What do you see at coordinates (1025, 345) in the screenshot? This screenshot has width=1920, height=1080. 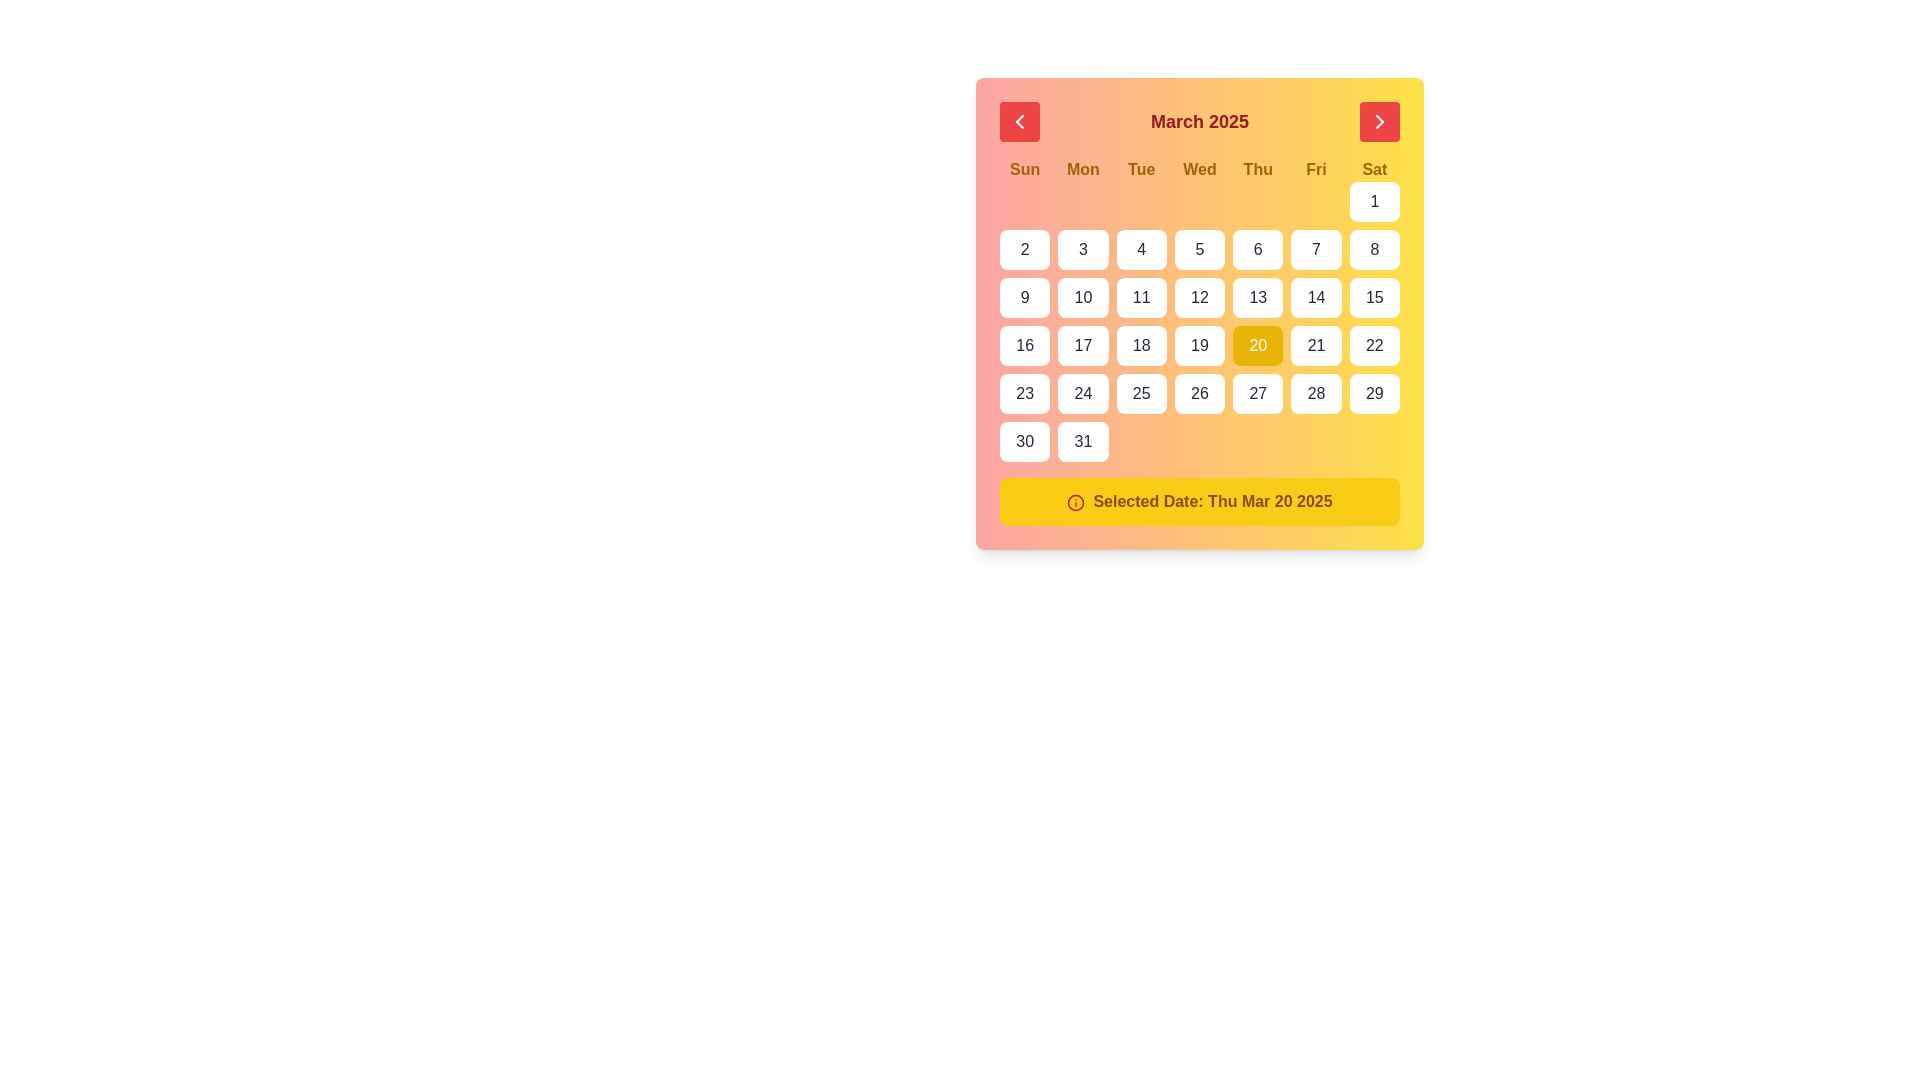 I see `the square button labeled '16' in the calendar grid to change its background color to yellow` at bounding box center [1025, 345].